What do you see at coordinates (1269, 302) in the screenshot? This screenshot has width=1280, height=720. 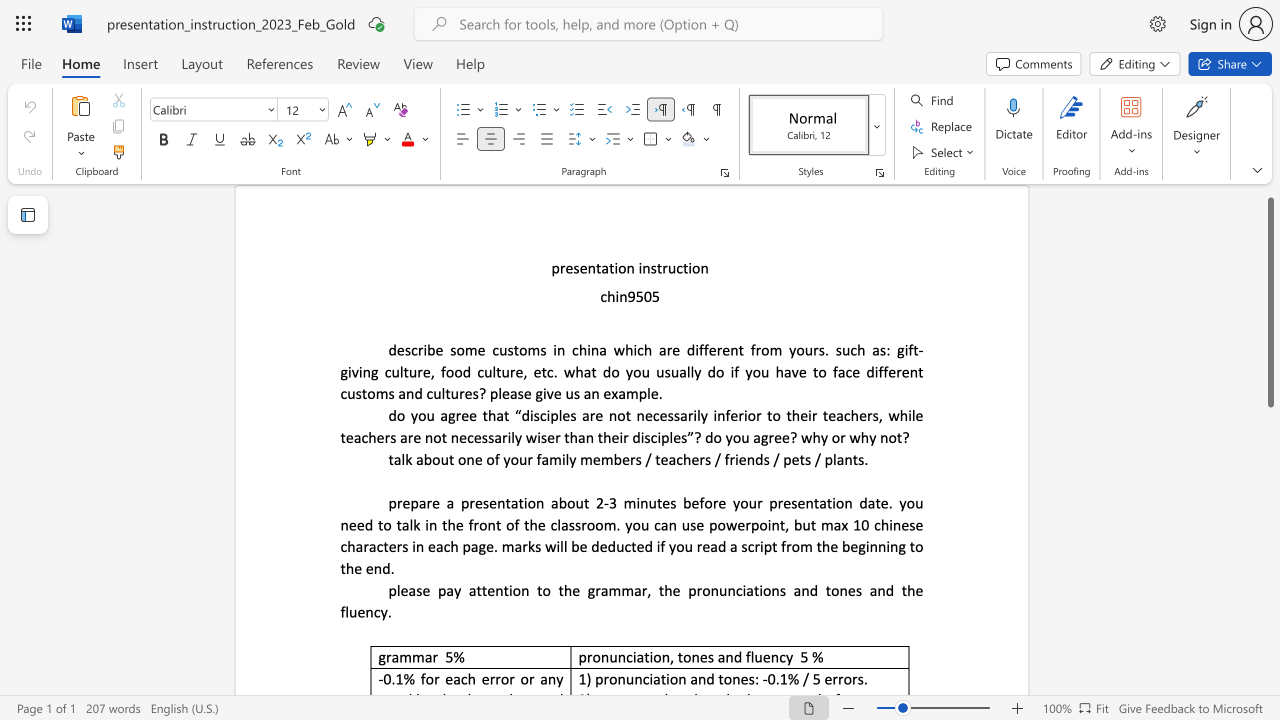 I see `the scrollbar and move down 20 pixels` at bounding box center [1269, 302].